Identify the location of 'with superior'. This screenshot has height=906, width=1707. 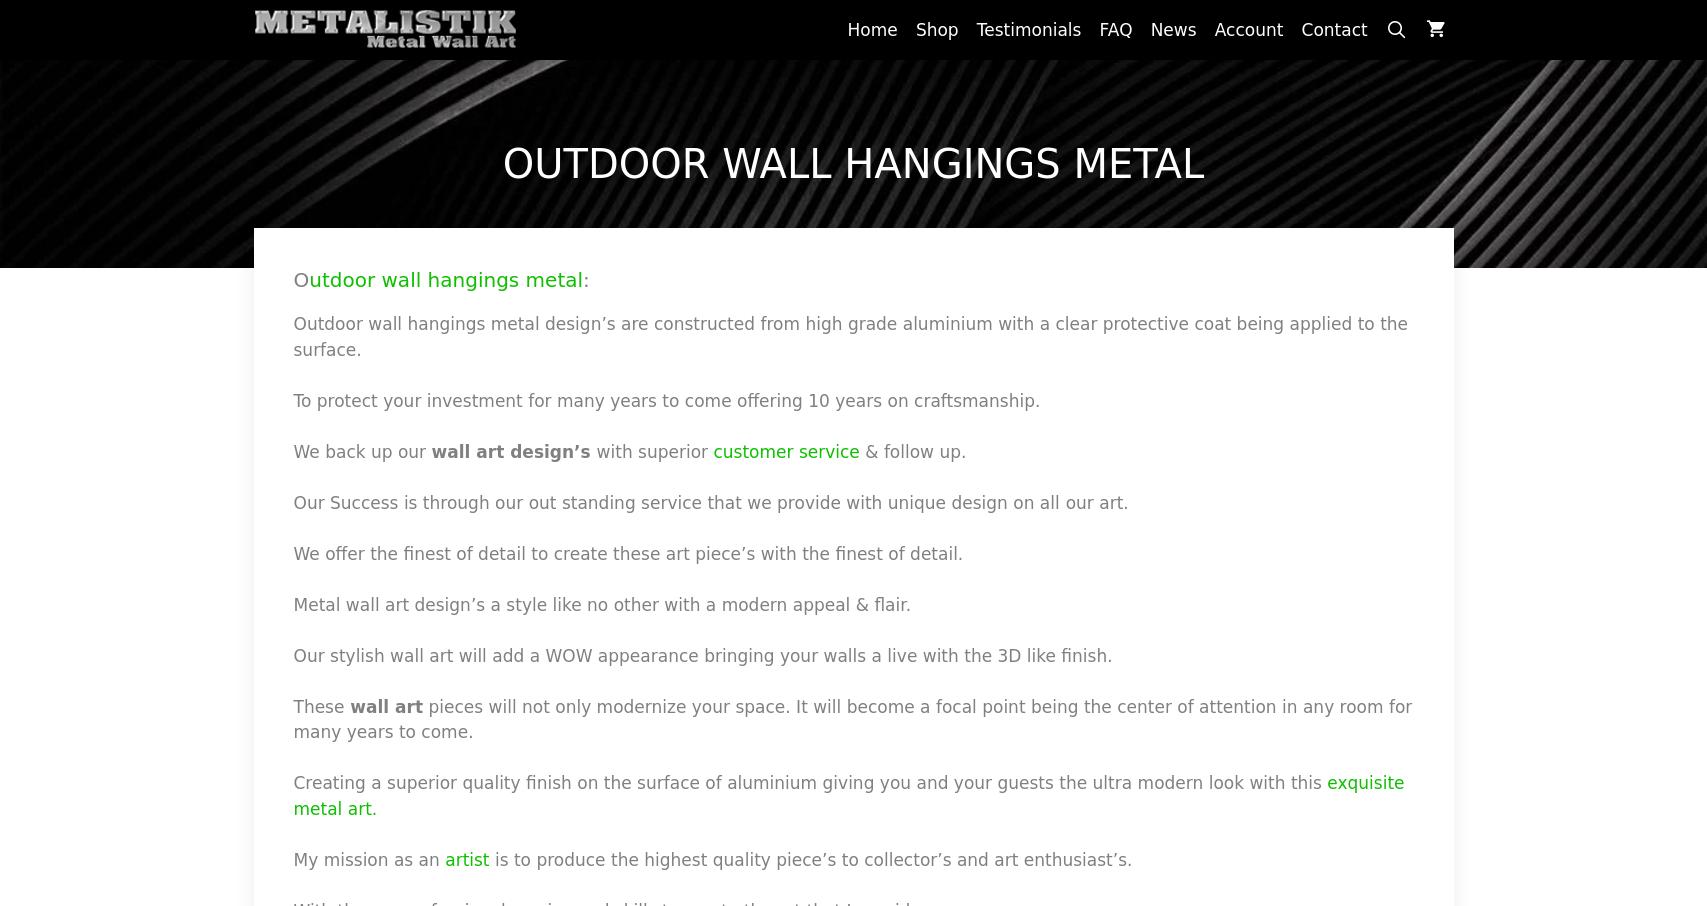
(596, 451).